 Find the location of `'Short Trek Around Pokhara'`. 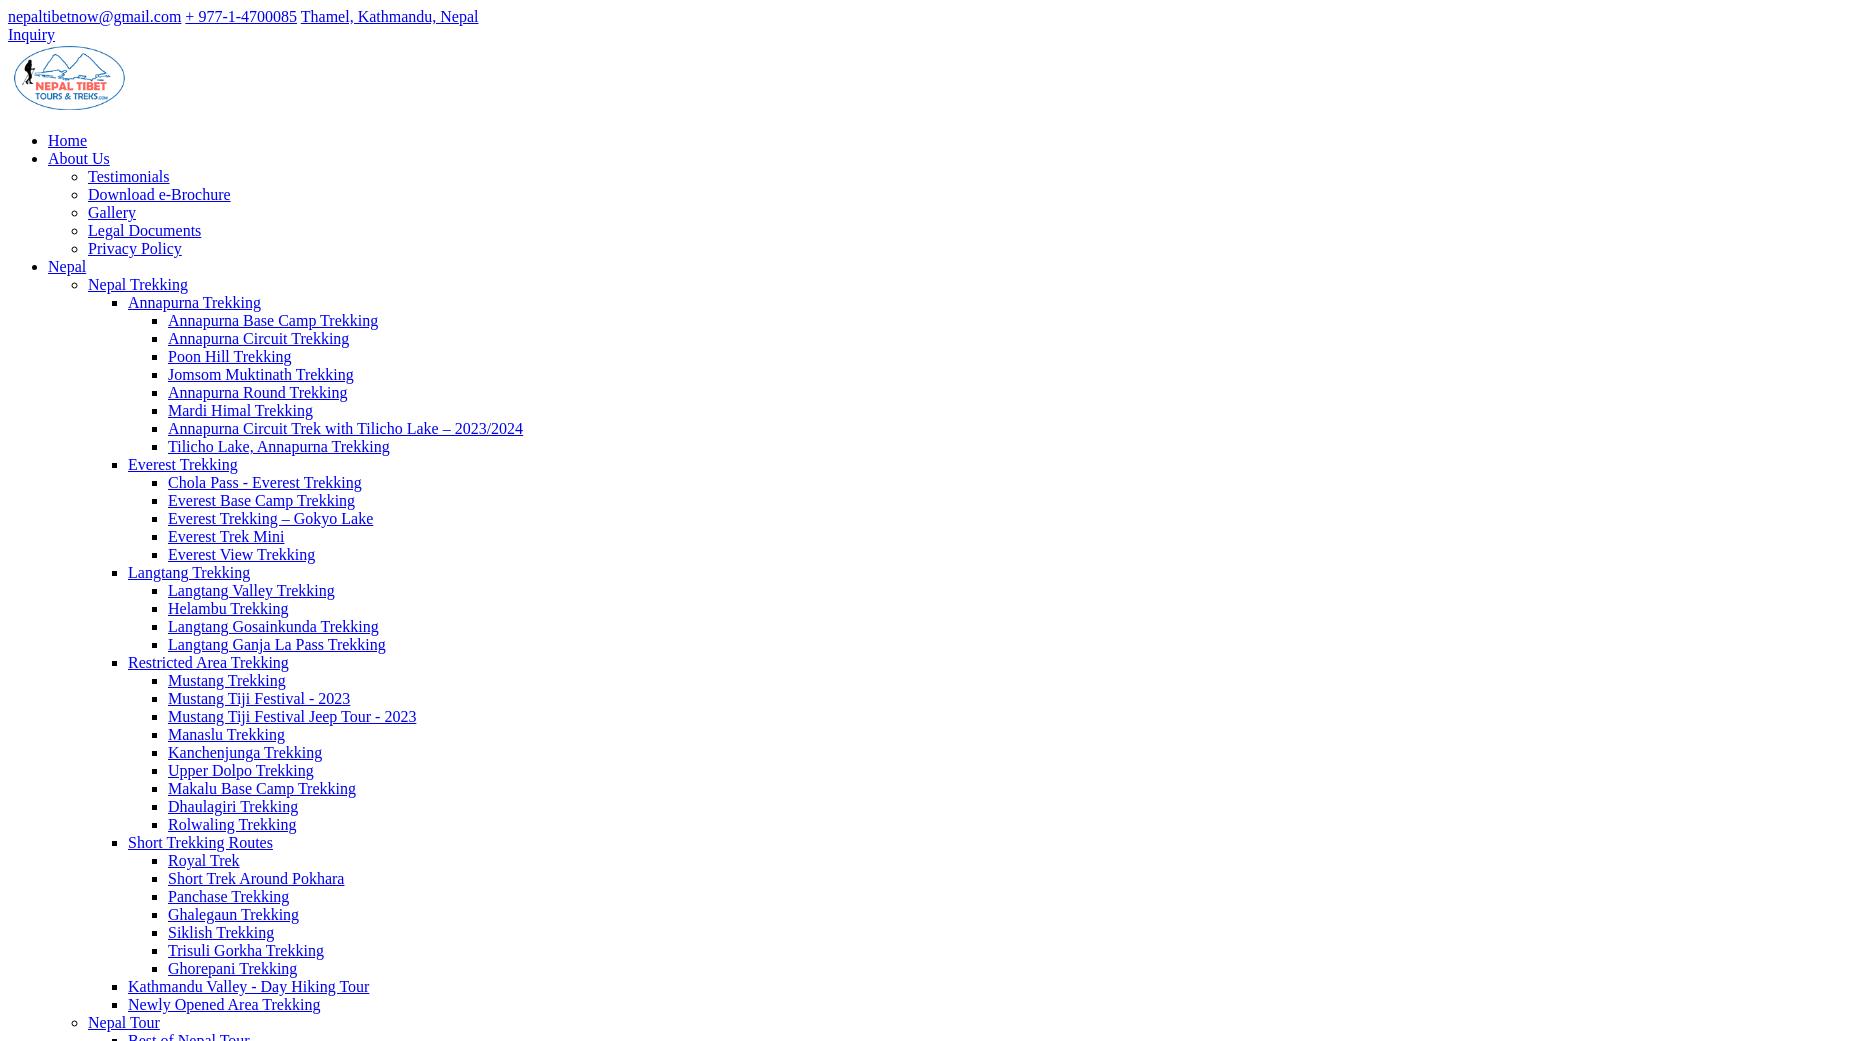

'Short Trek Around Pokhara' is located at coordinates (255, 877).